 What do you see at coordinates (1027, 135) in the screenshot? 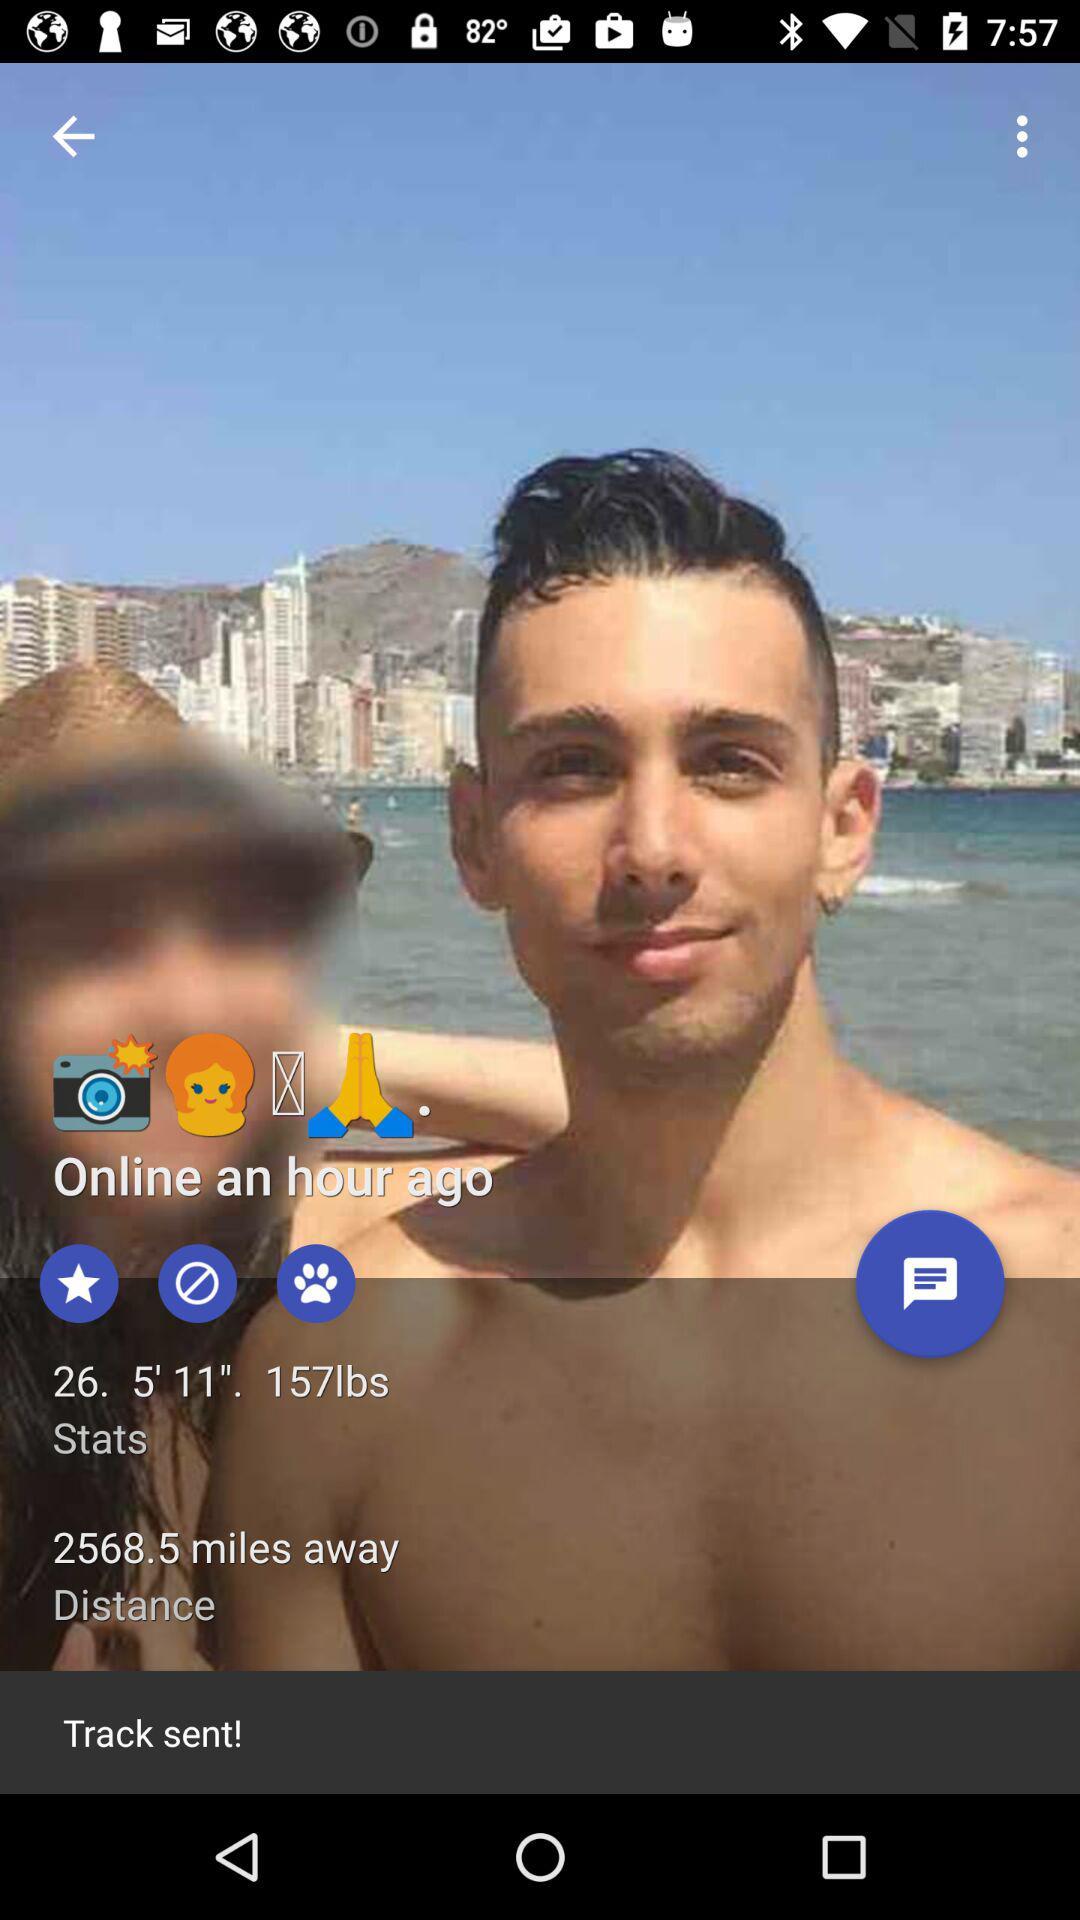
I see `the item at the top right corner` at bounding box center [1027, 135].